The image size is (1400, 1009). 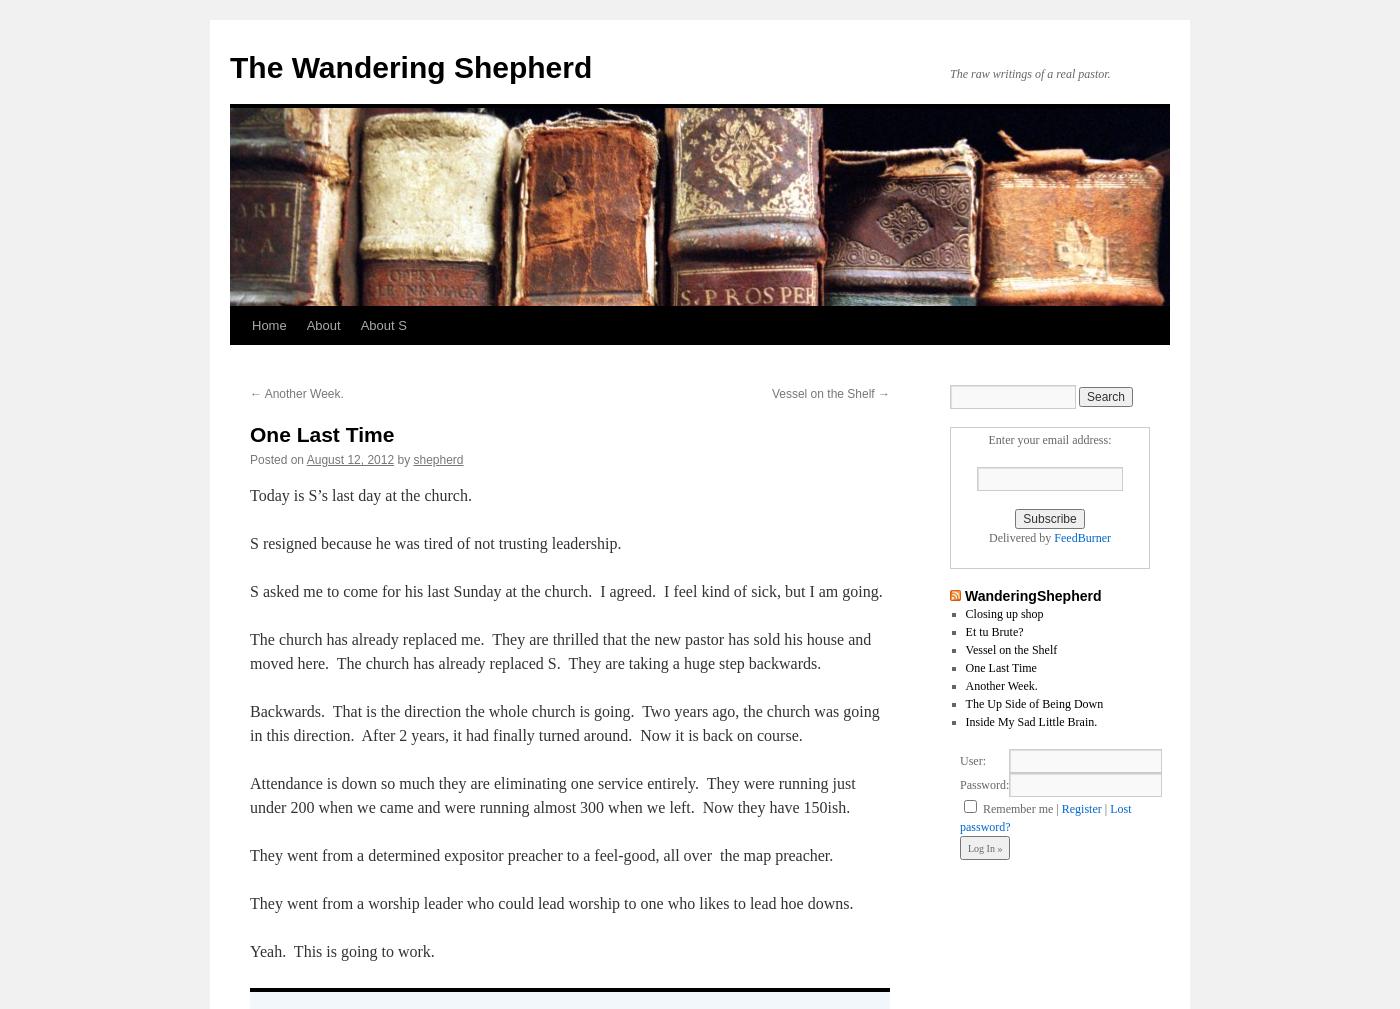 I want to click on 'They went from a determined expositor preacher to a feel-good, all over  the map preacher.', so click(x=541, y=855).